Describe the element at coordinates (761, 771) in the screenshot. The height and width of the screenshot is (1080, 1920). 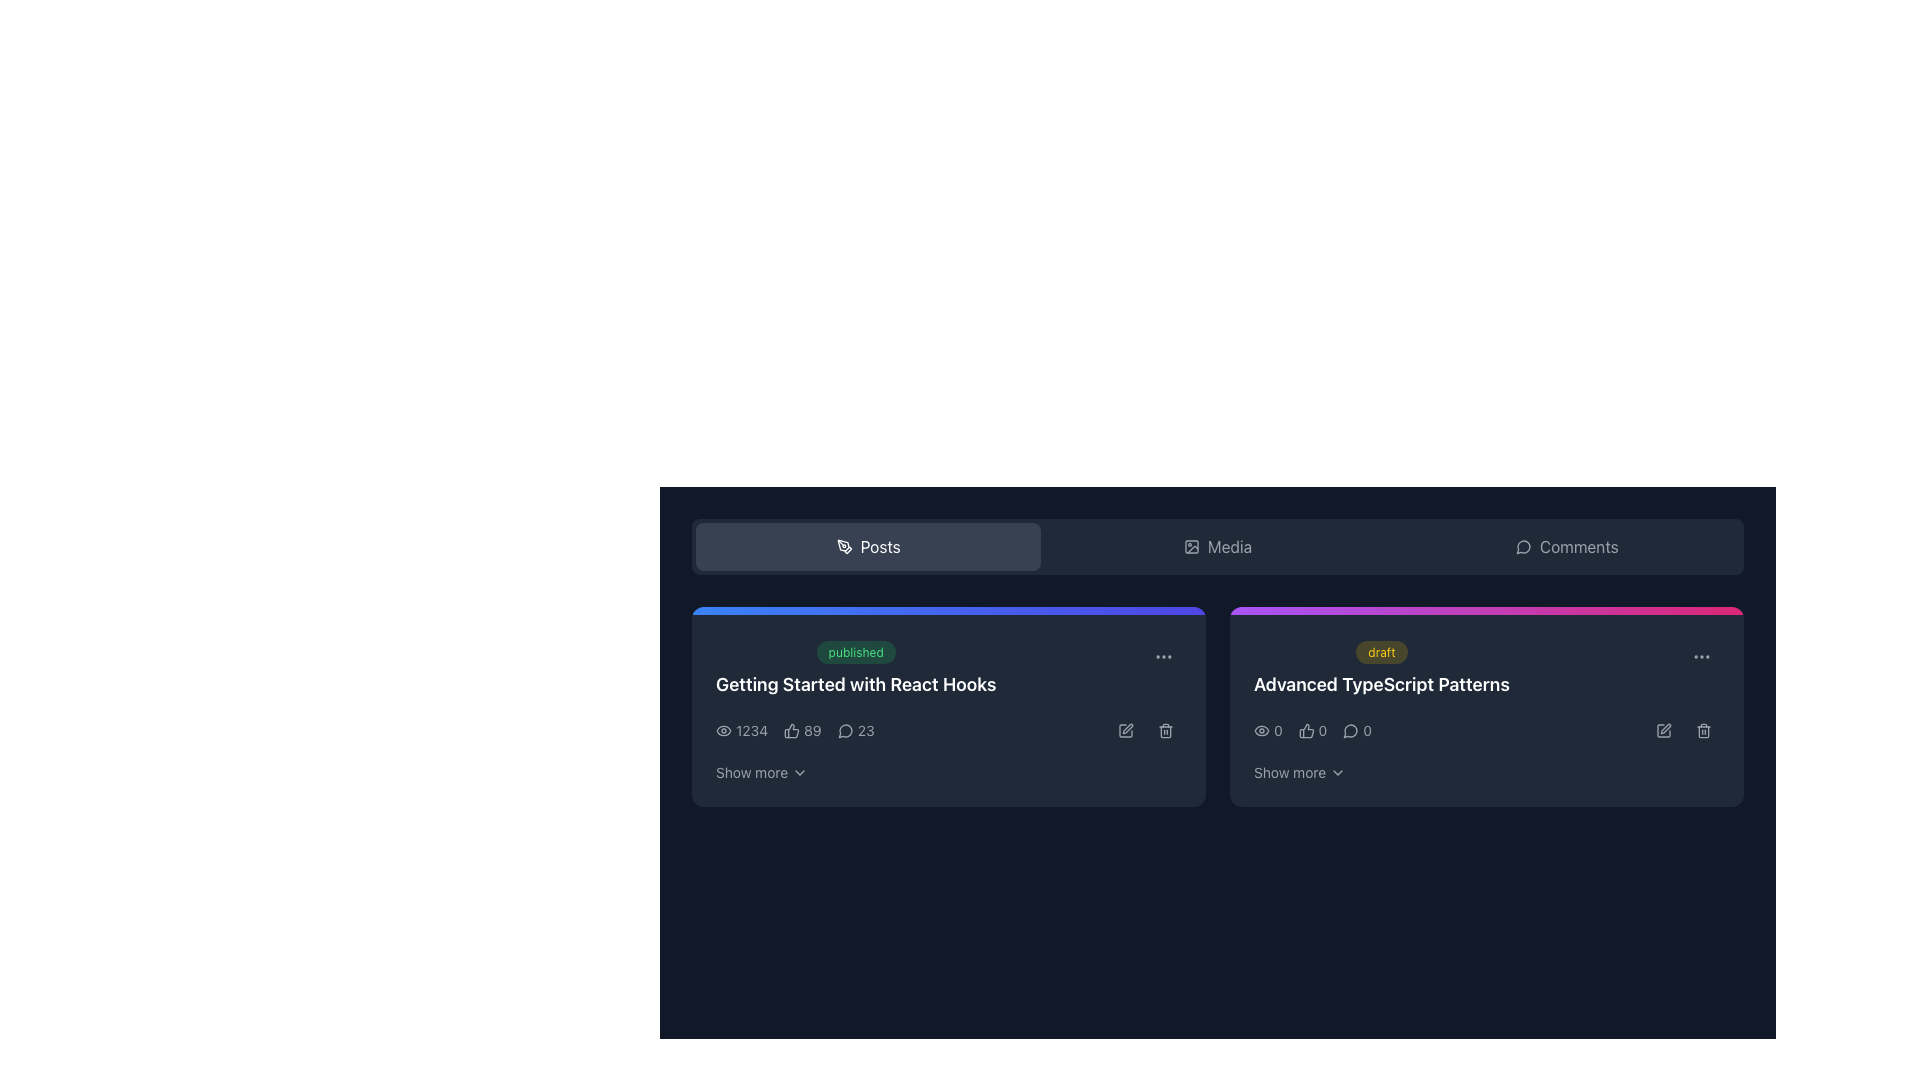
I see `the 'Show more' interactive button at the bottom-left corner of the 'Getting Started with React Hooks' card to observe the color change from gray to white` at that location.